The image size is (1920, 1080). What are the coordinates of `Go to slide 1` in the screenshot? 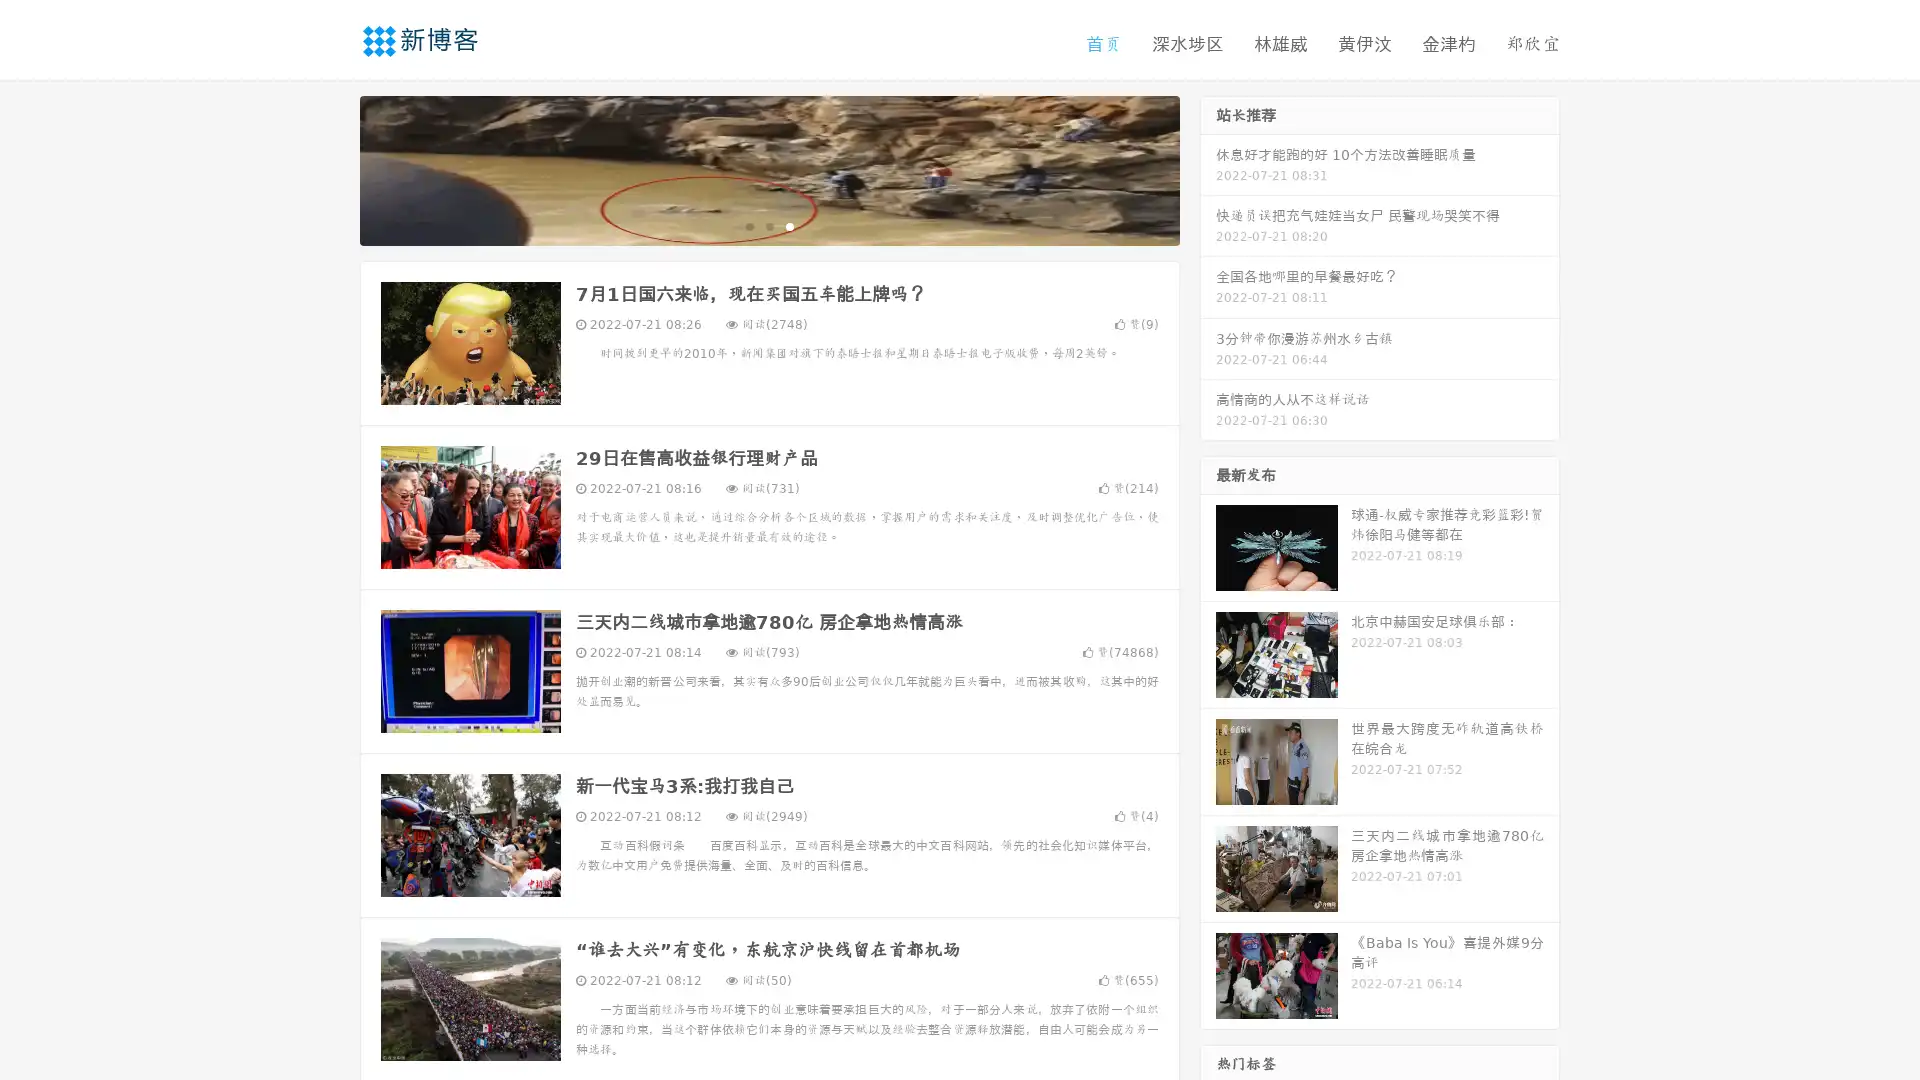 It's located at (748, 225).